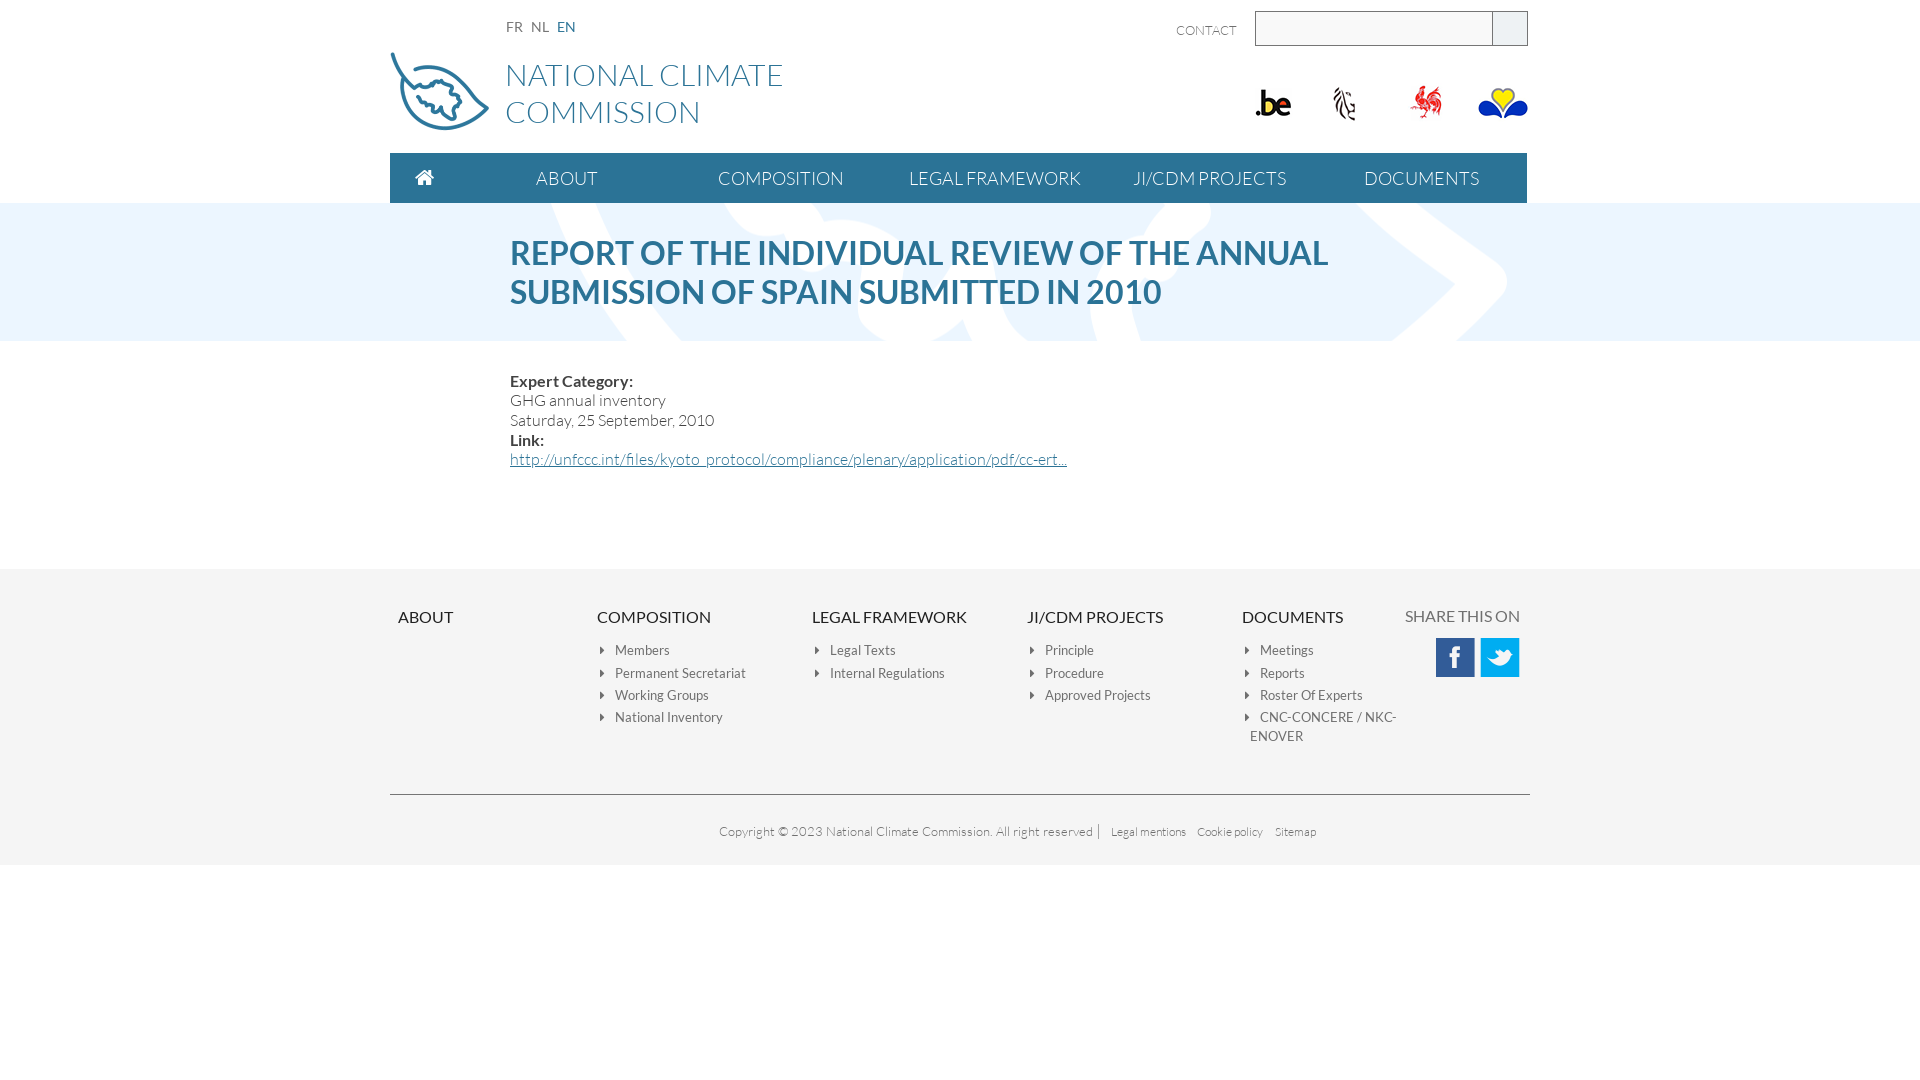 The width and height of the screenshot is (1920, 1080). What do you see at coordinates (424, 176) in the screenshot?
I see `'HOME'` at bounding box center [424, 176].